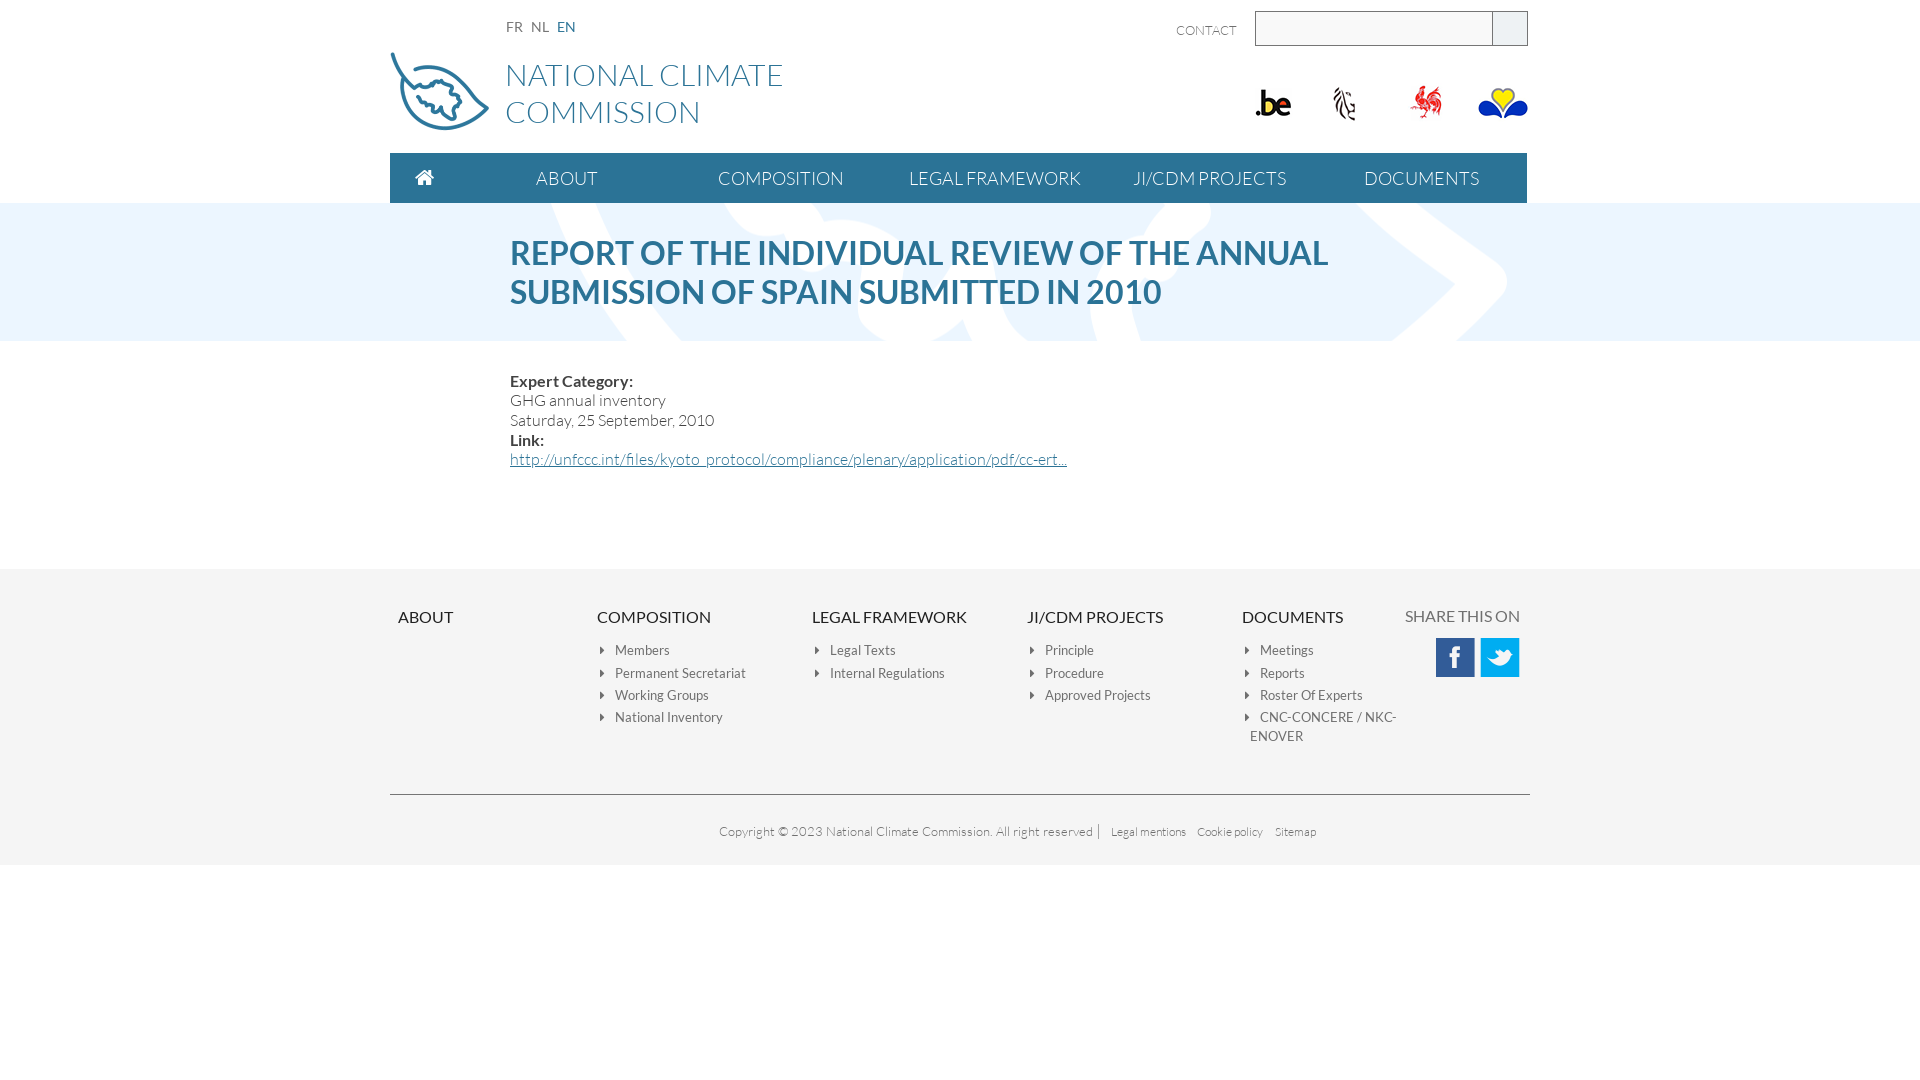 The width and height of the screenshot is (1920, 1080). What do you see at coordinates (424, 176) in the screenshot?
I see `'HOME'` at bounding box center [424, 176].